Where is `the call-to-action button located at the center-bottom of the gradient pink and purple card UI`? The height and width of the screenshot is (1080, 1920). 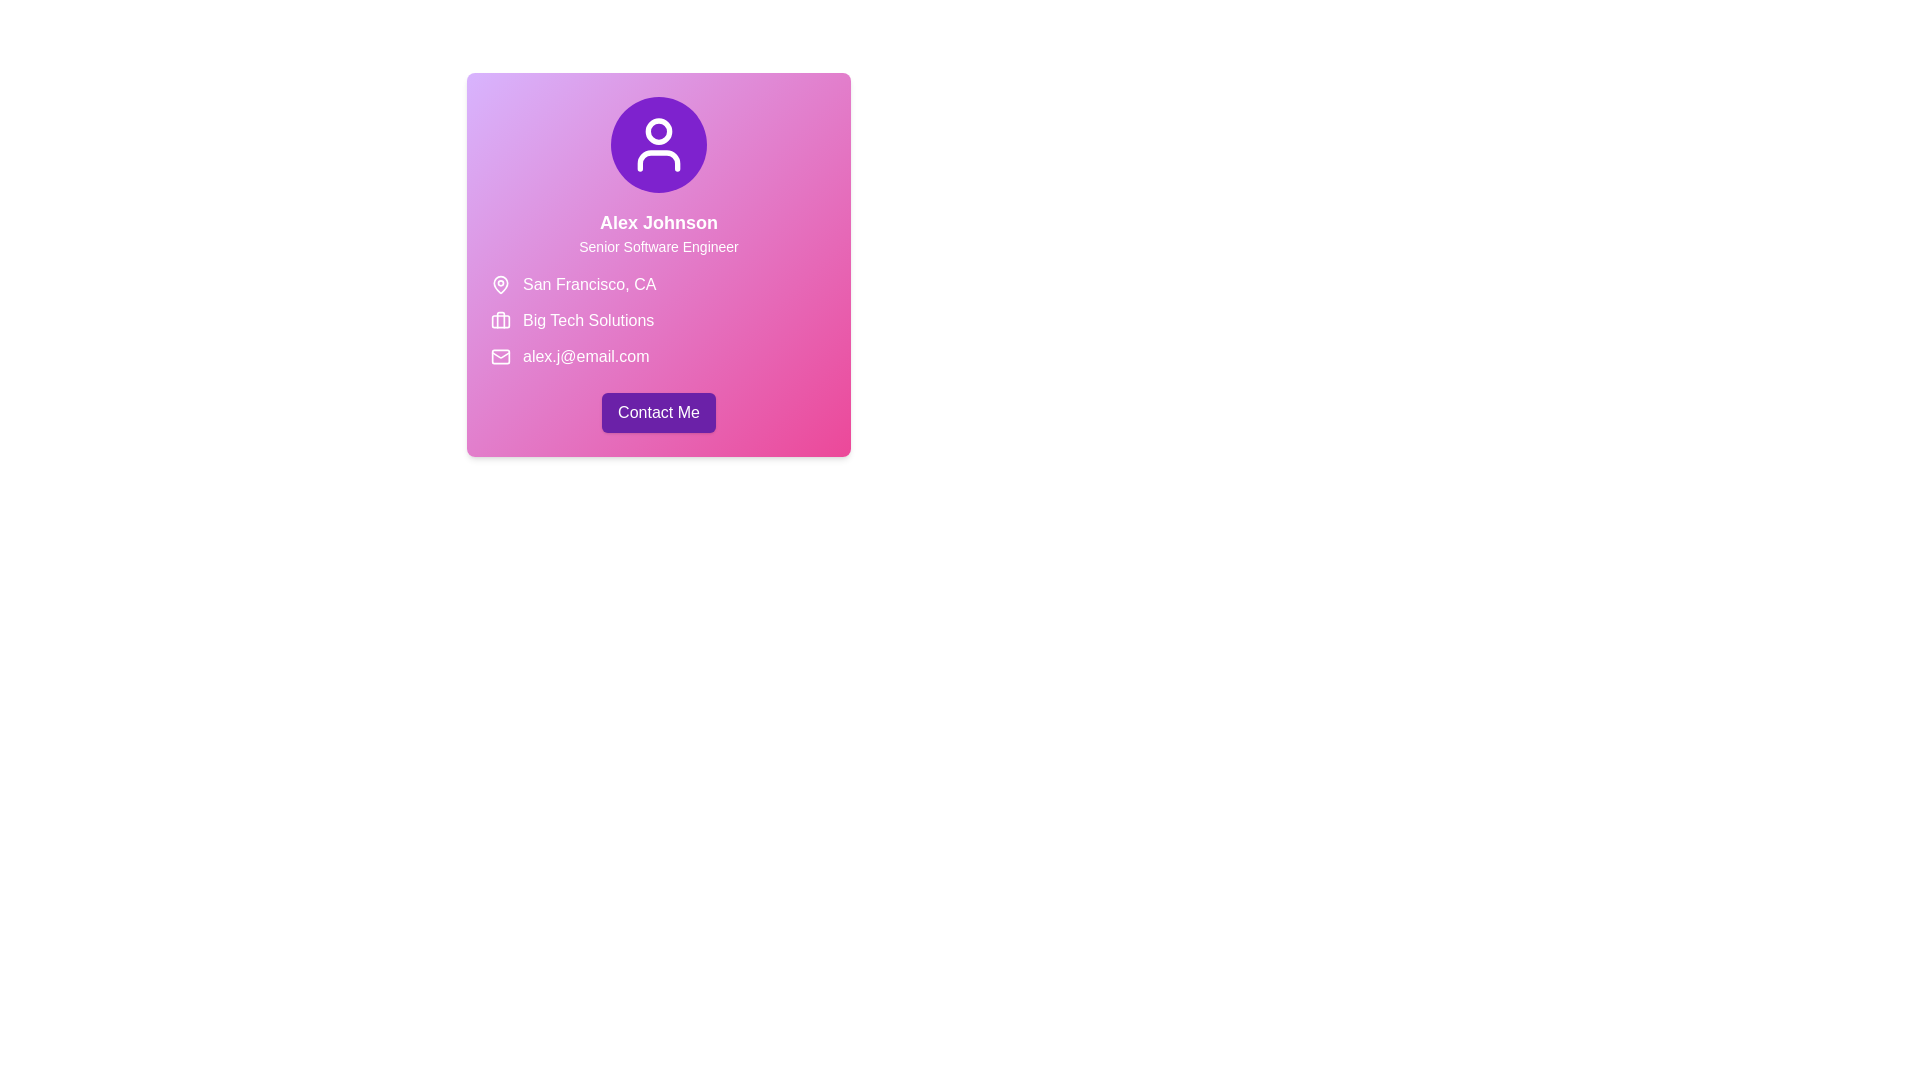
the call-to-action button located at the center-bottom of the gradient pink and purple card UI is located at coordinates (658, 411).